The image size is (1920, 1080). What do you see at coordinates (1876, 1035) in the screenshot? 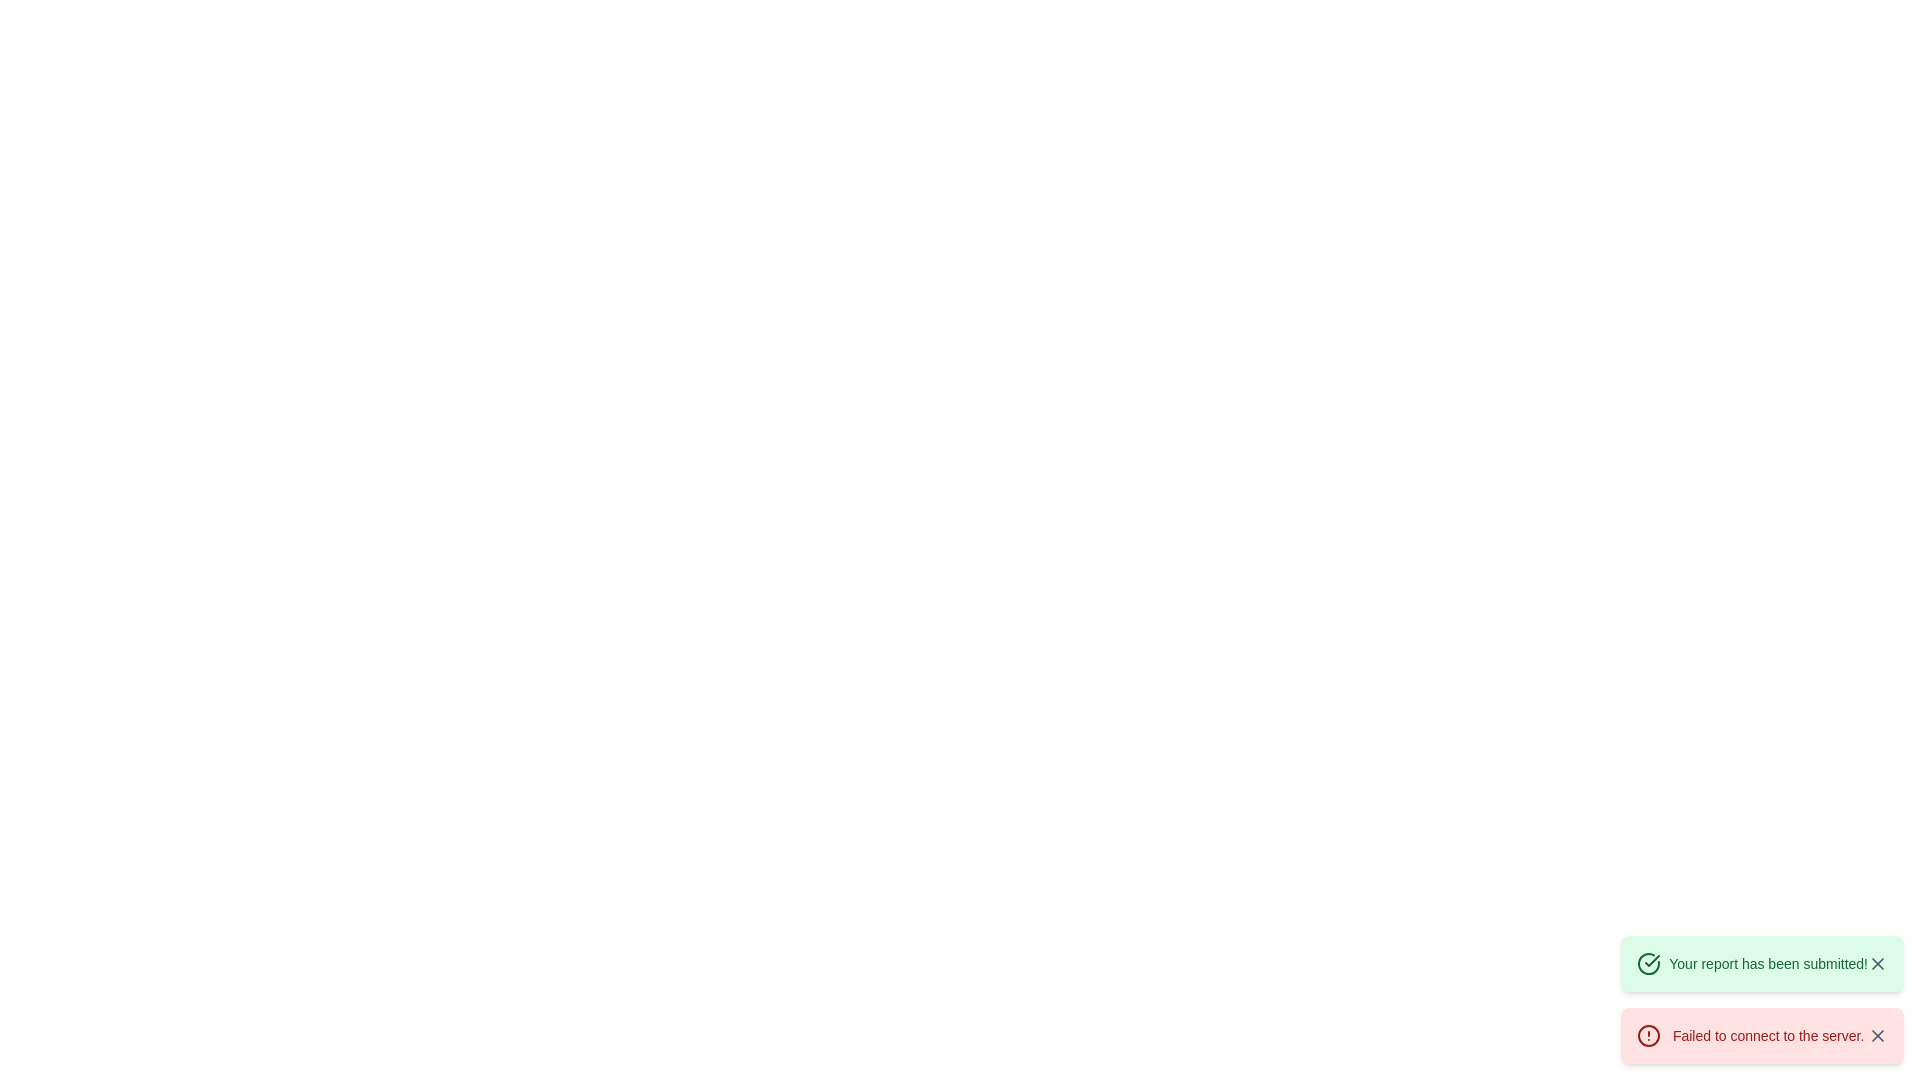
I see `the small interactive 'X' icon close button located at the top-right corner of the red alert box displaying the message 'Failed to connect to the server.'` at bounding box center [1876, 1035].